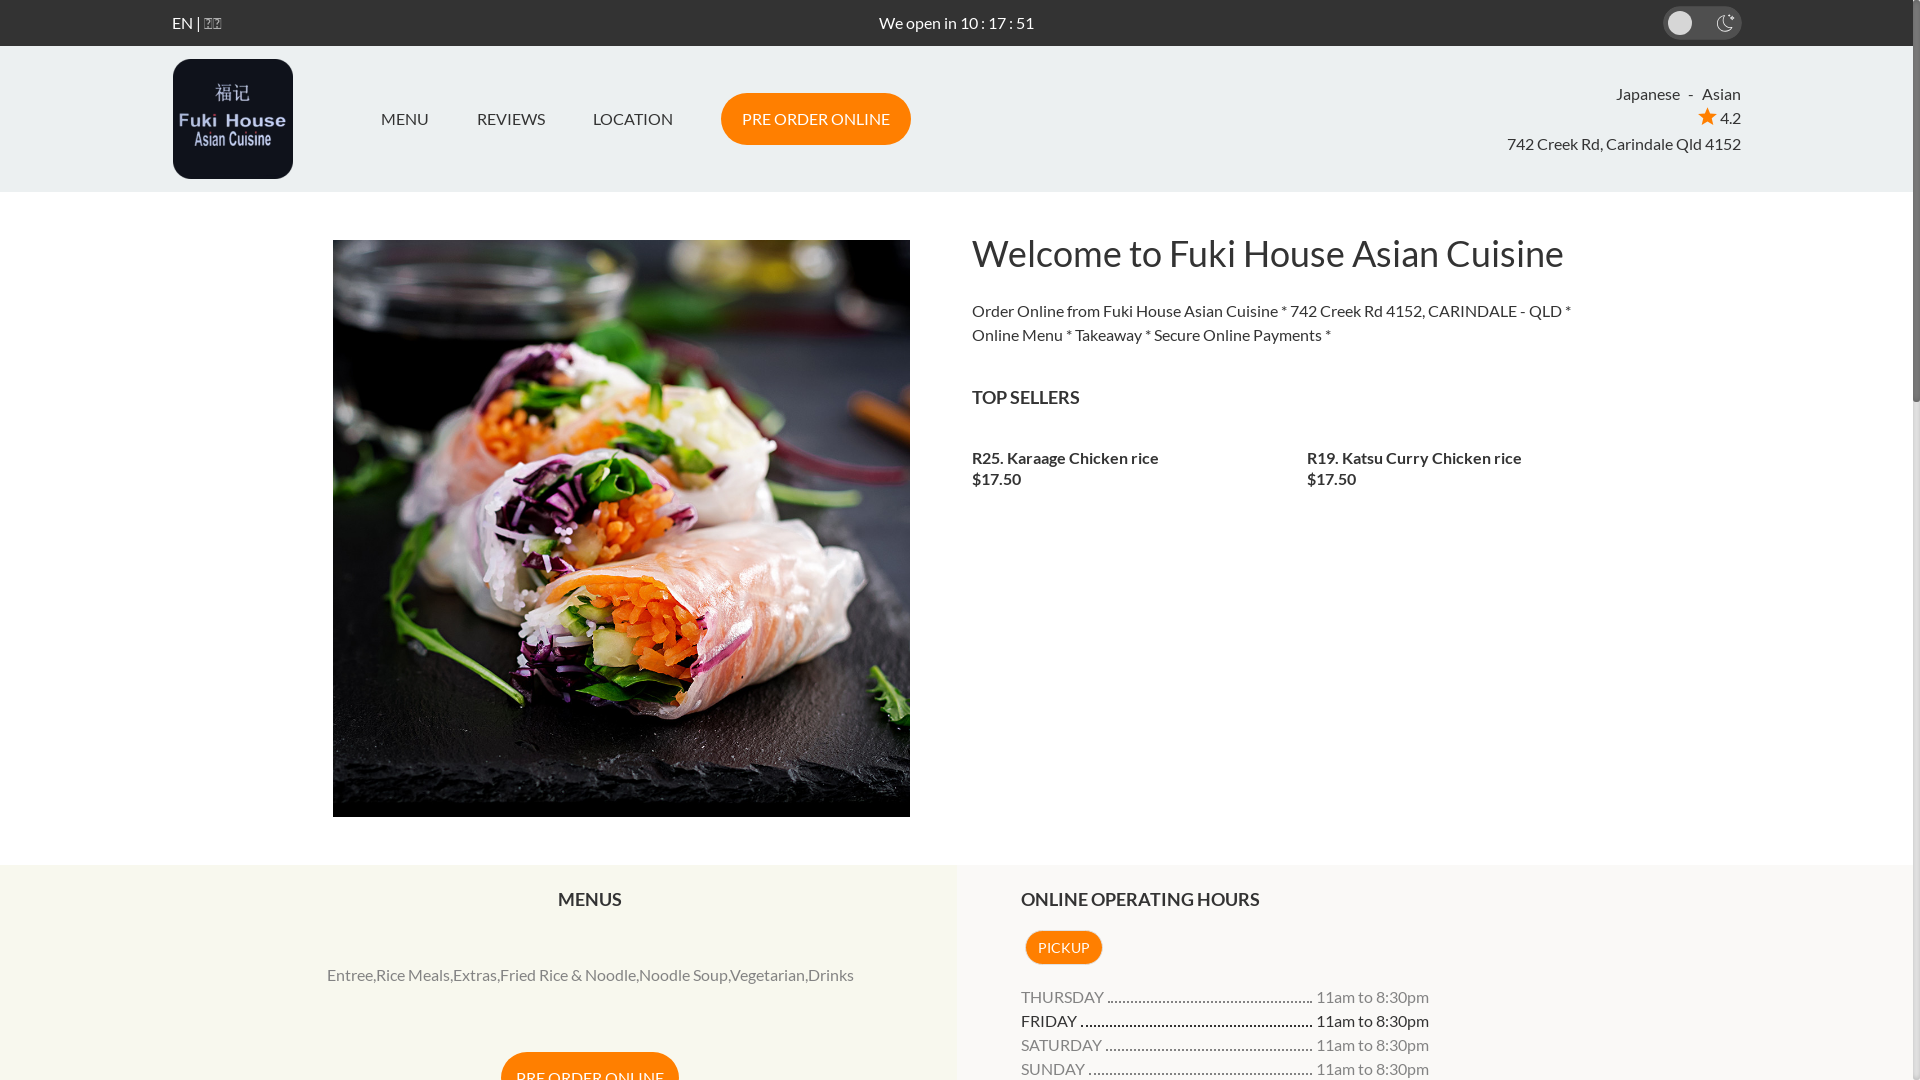 The image size is (1920, 1080). Describe the element at coordinates (1124, 462) in the screenshot. I see `'R25. Karaage Chicken rice` at that location.